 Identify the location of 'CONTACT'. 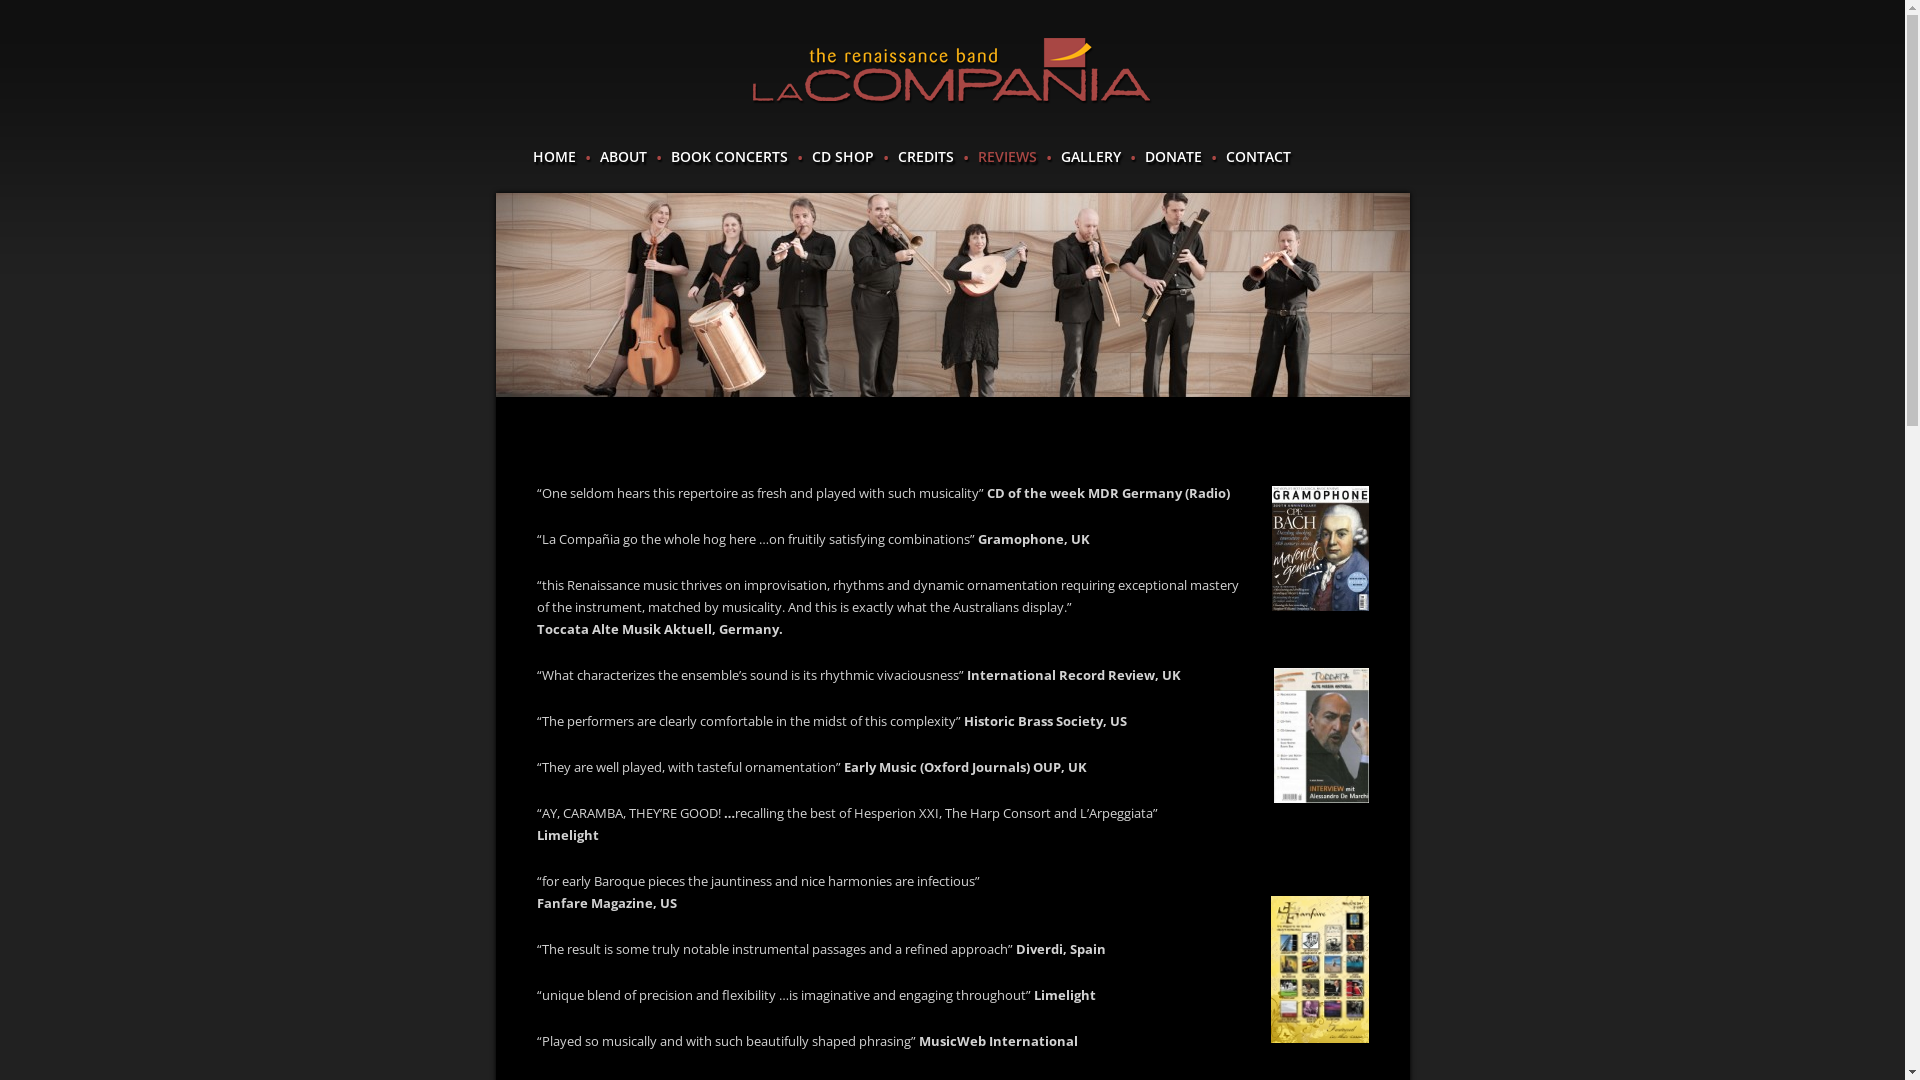
(1224, 156).